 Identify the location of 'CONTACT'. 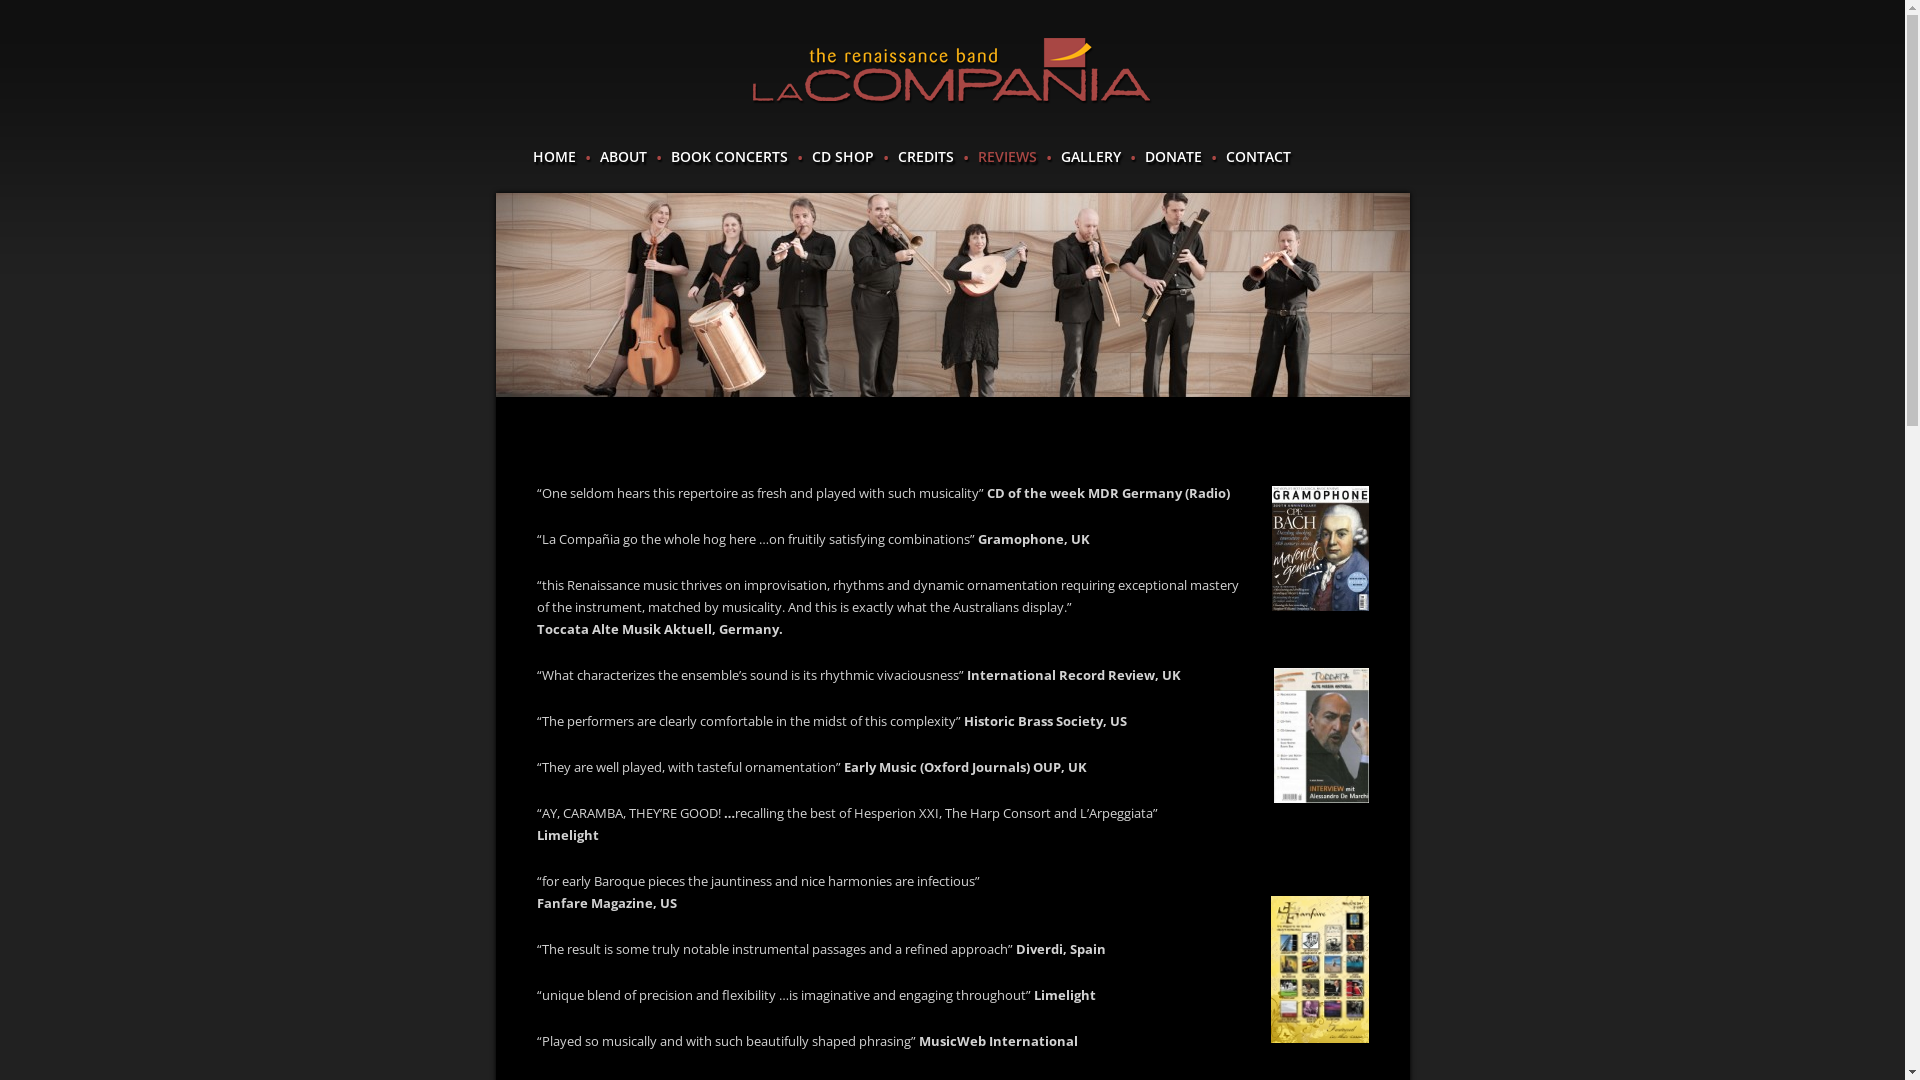
(1224, 156).